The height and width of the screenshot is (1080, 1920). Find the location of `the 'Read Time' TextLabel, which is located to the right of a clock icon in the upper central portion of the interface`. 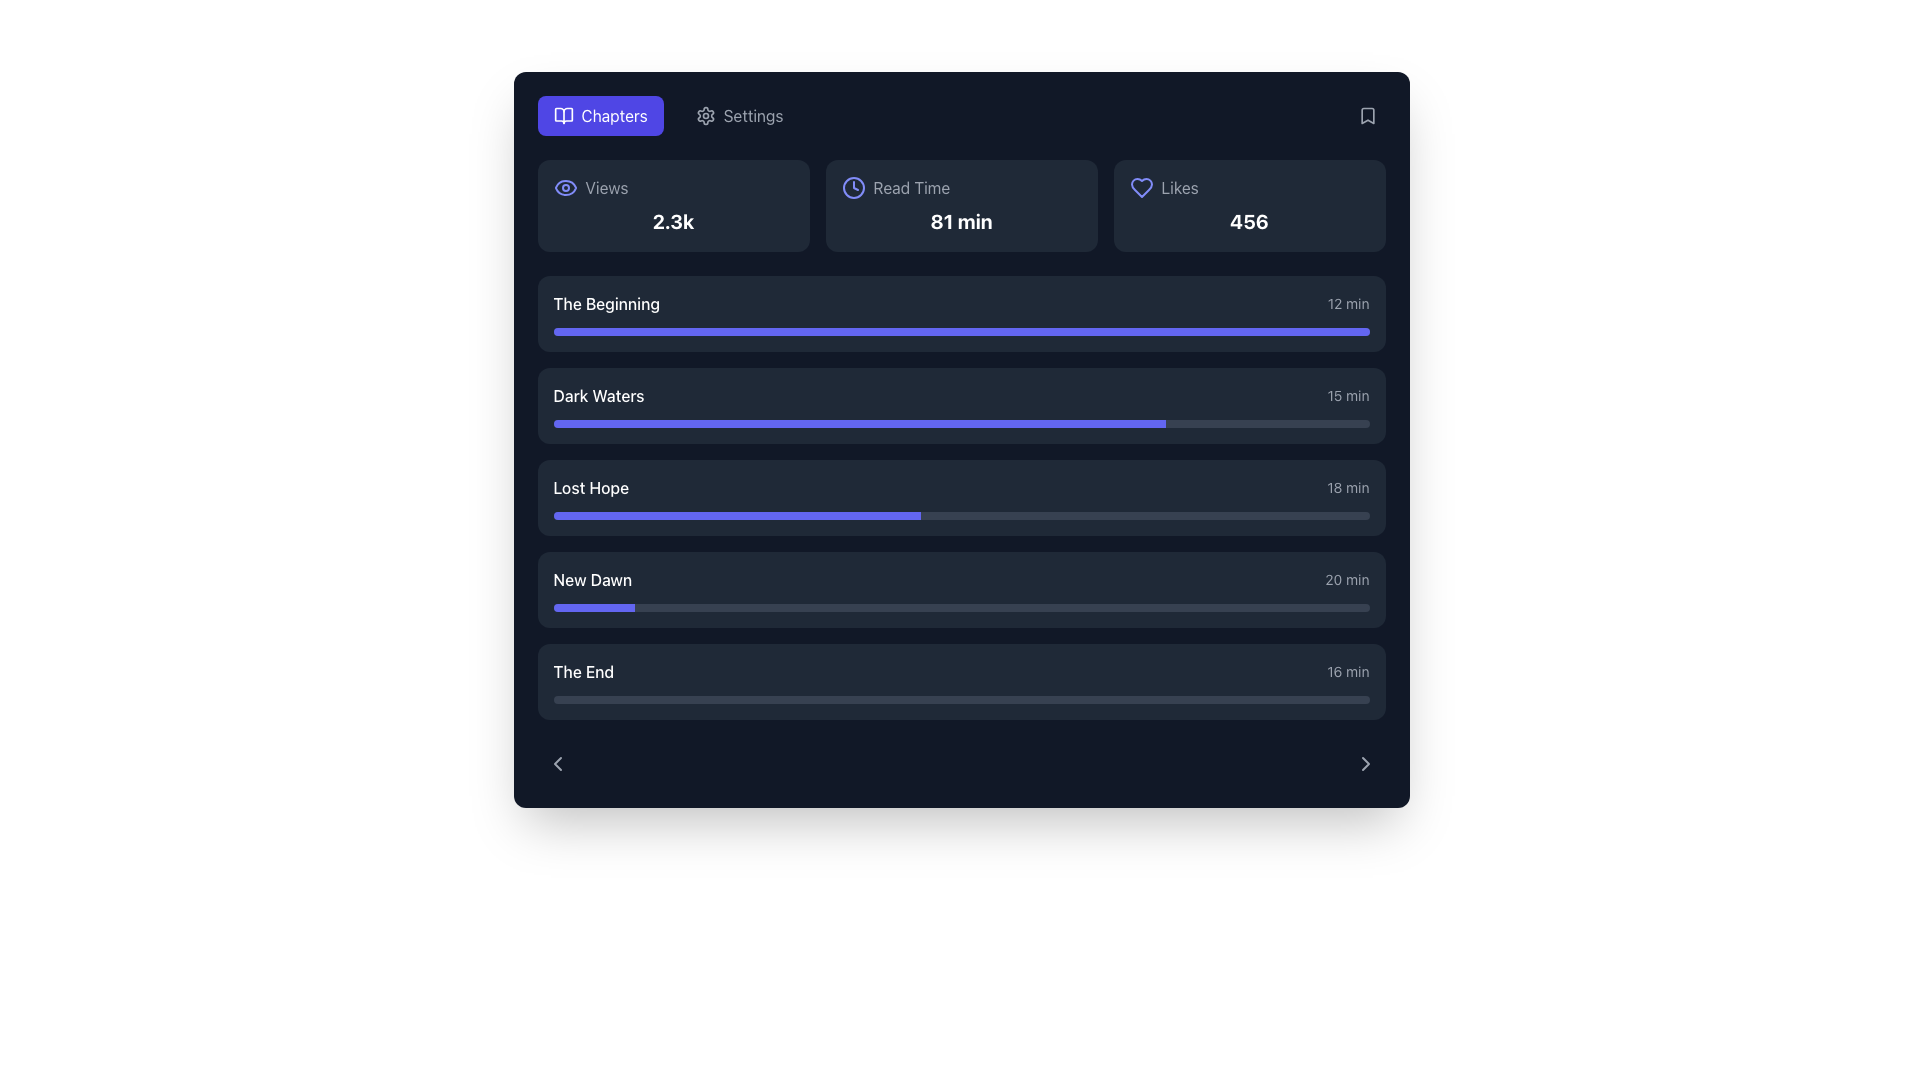

the 'Read Time' TextLabel, which is located to the right of a clock icon in the upper central portion of the interface is located at coordinates (910, 188).